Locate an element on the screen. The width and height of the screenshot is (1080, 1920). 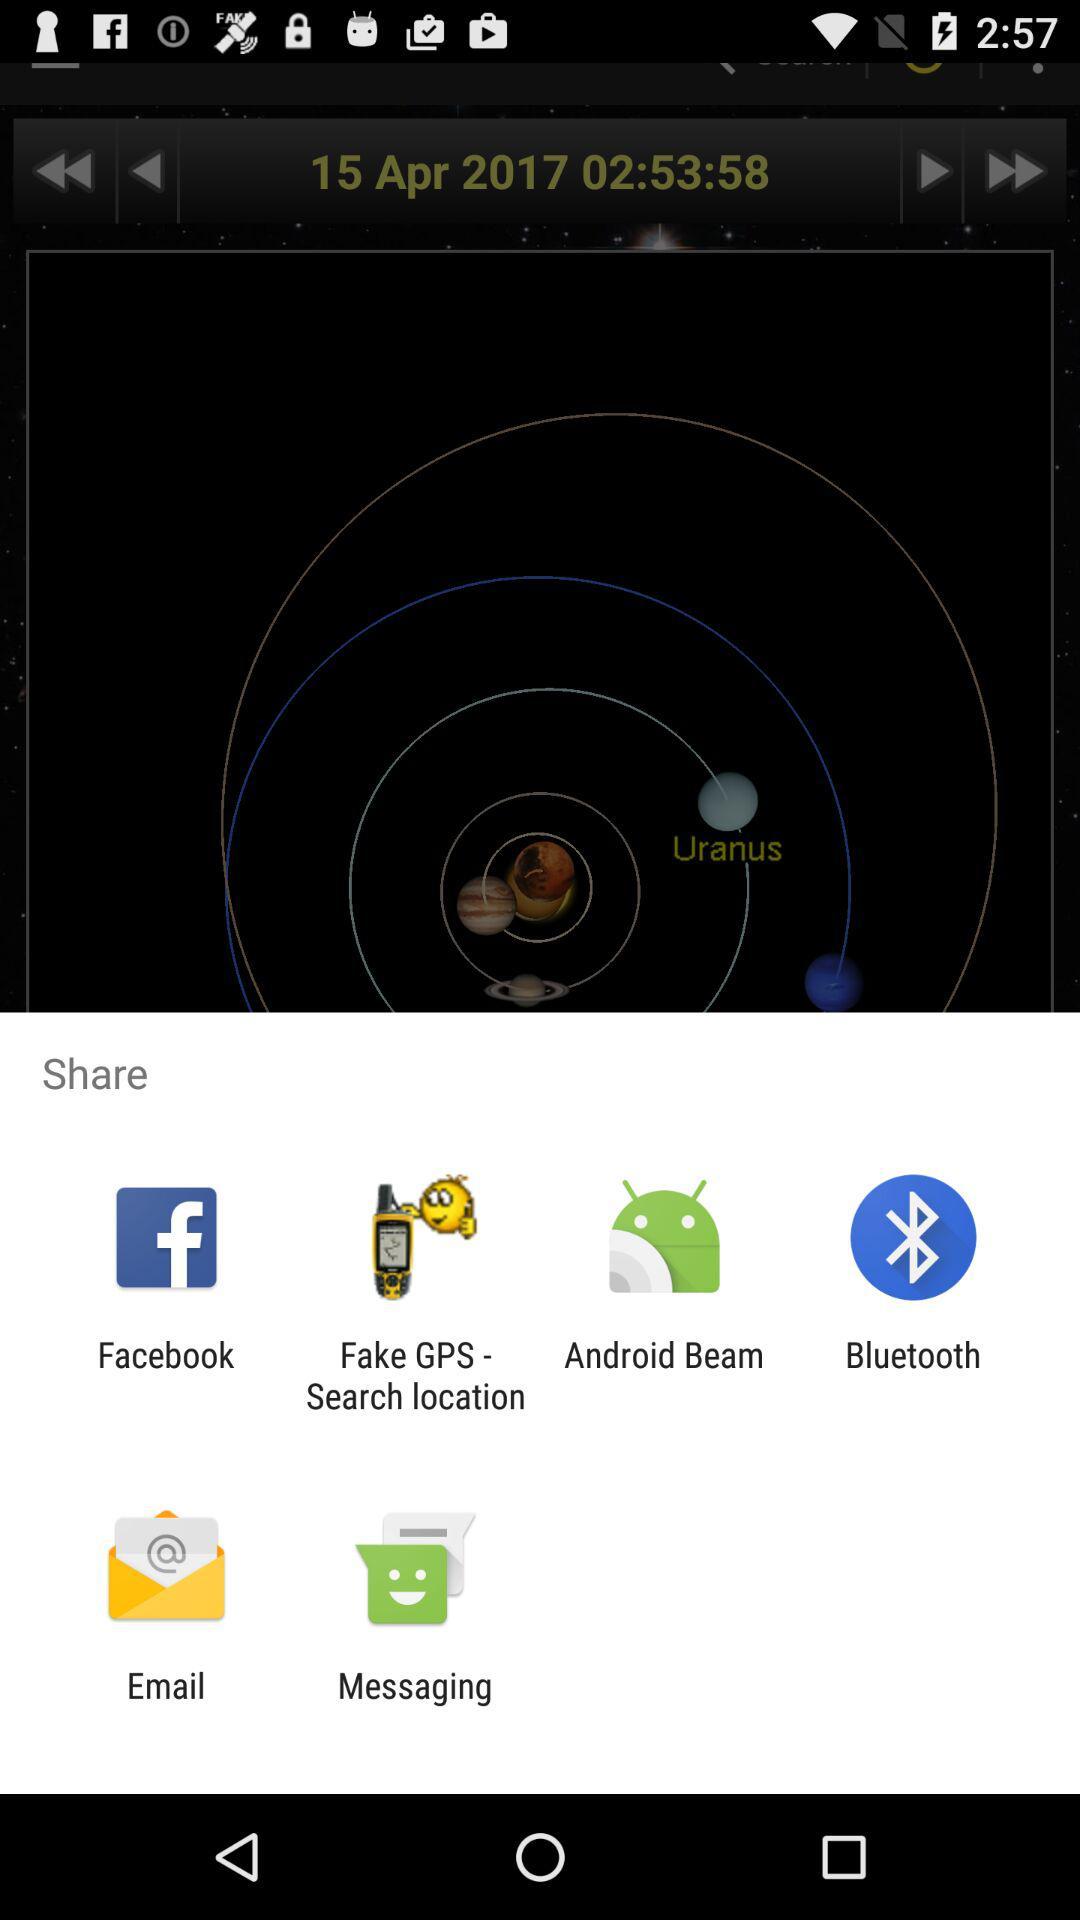
the item next to the facebook icon is located at coordinates (414, 1374).